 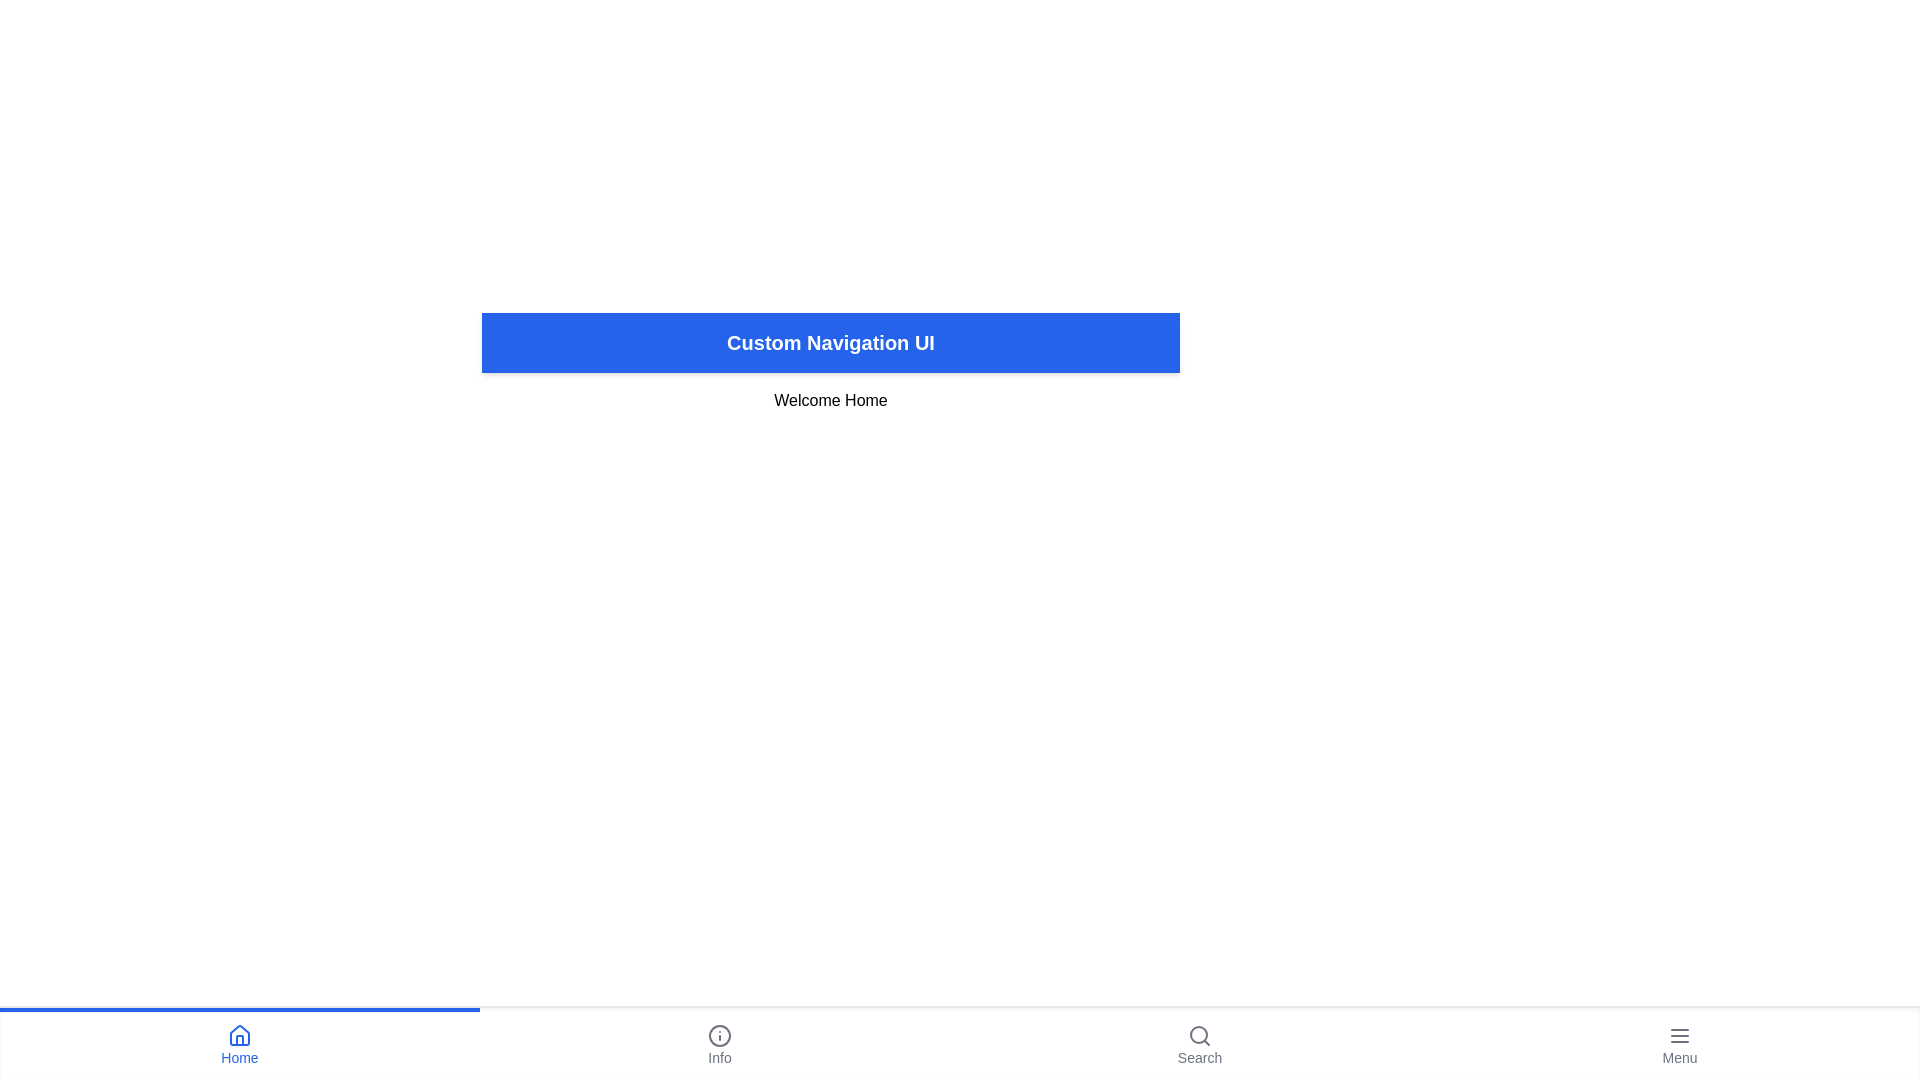 I want to click on the 'Search' text label located at the bottom-right corner of the navigation bar, which is displayed in a small, gray font, so click(x=1200, y=1056).